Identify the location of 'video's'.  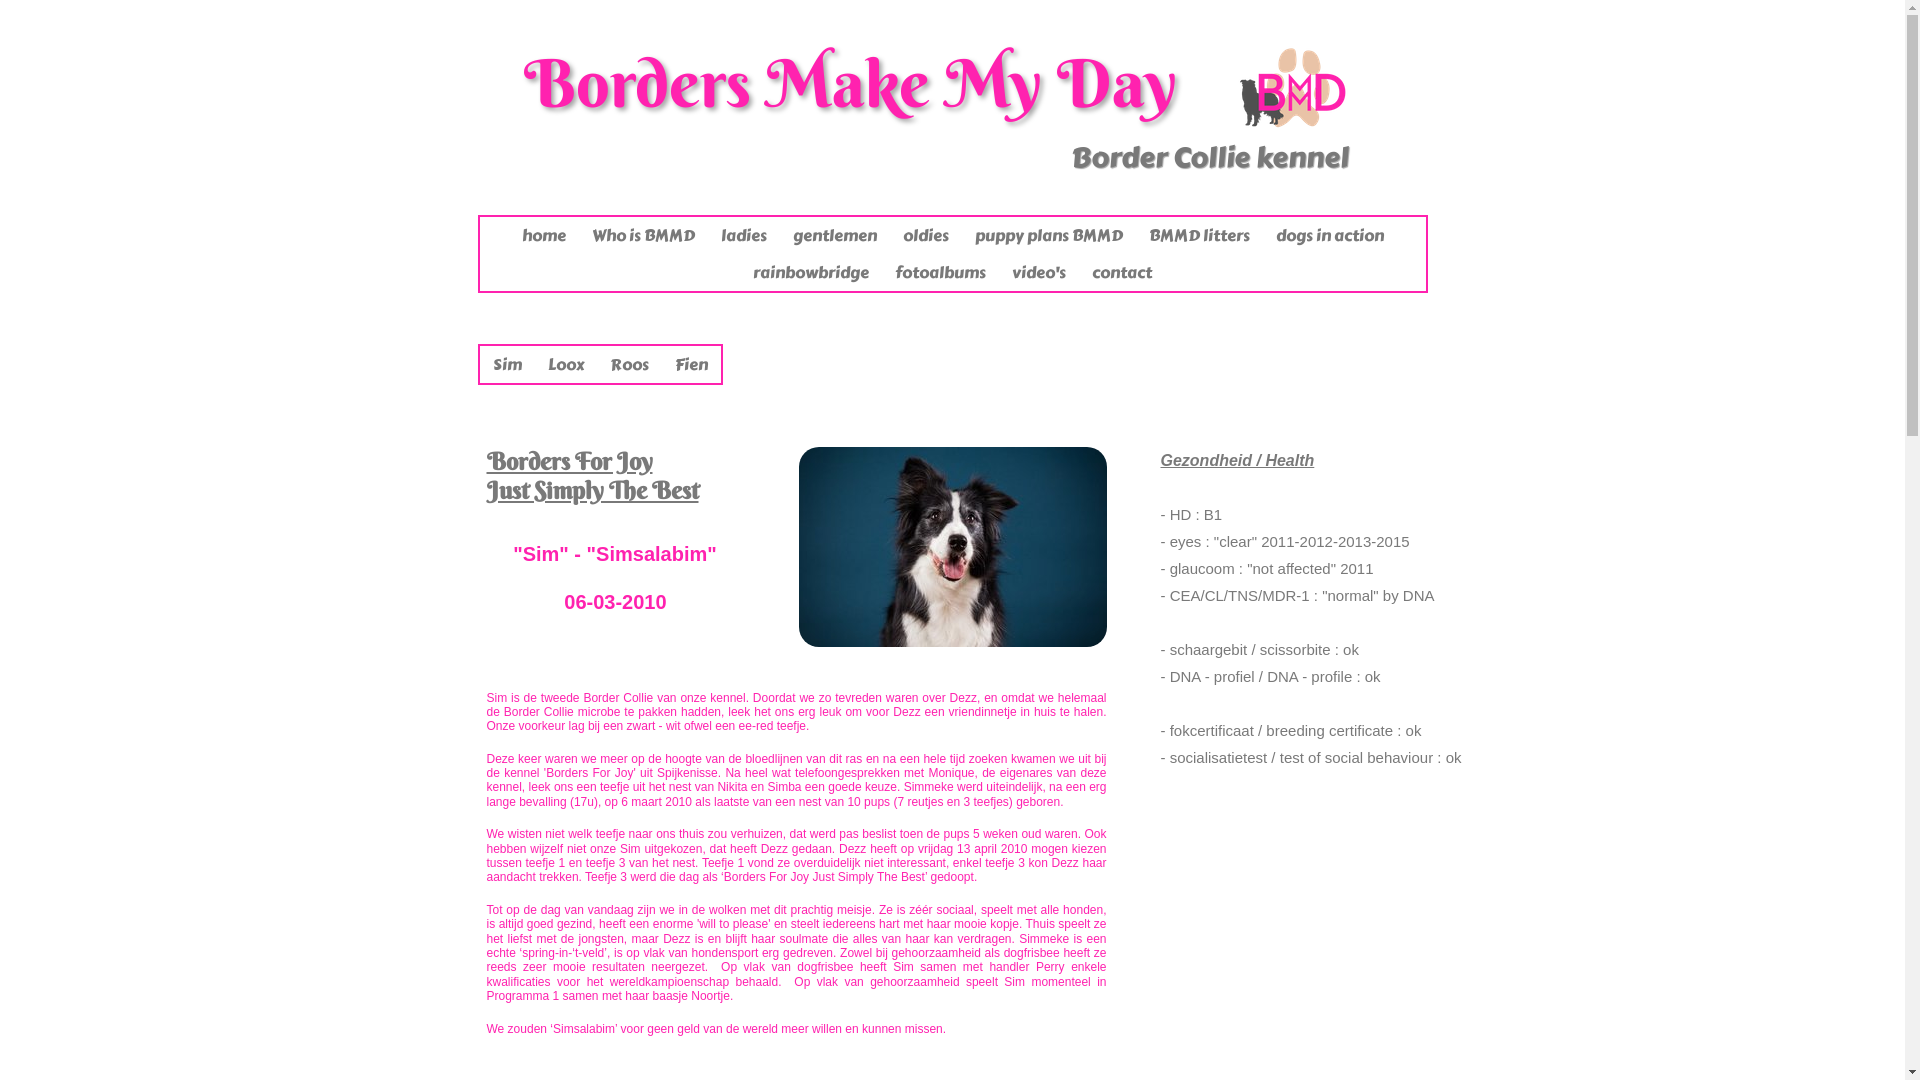
(998, 272).